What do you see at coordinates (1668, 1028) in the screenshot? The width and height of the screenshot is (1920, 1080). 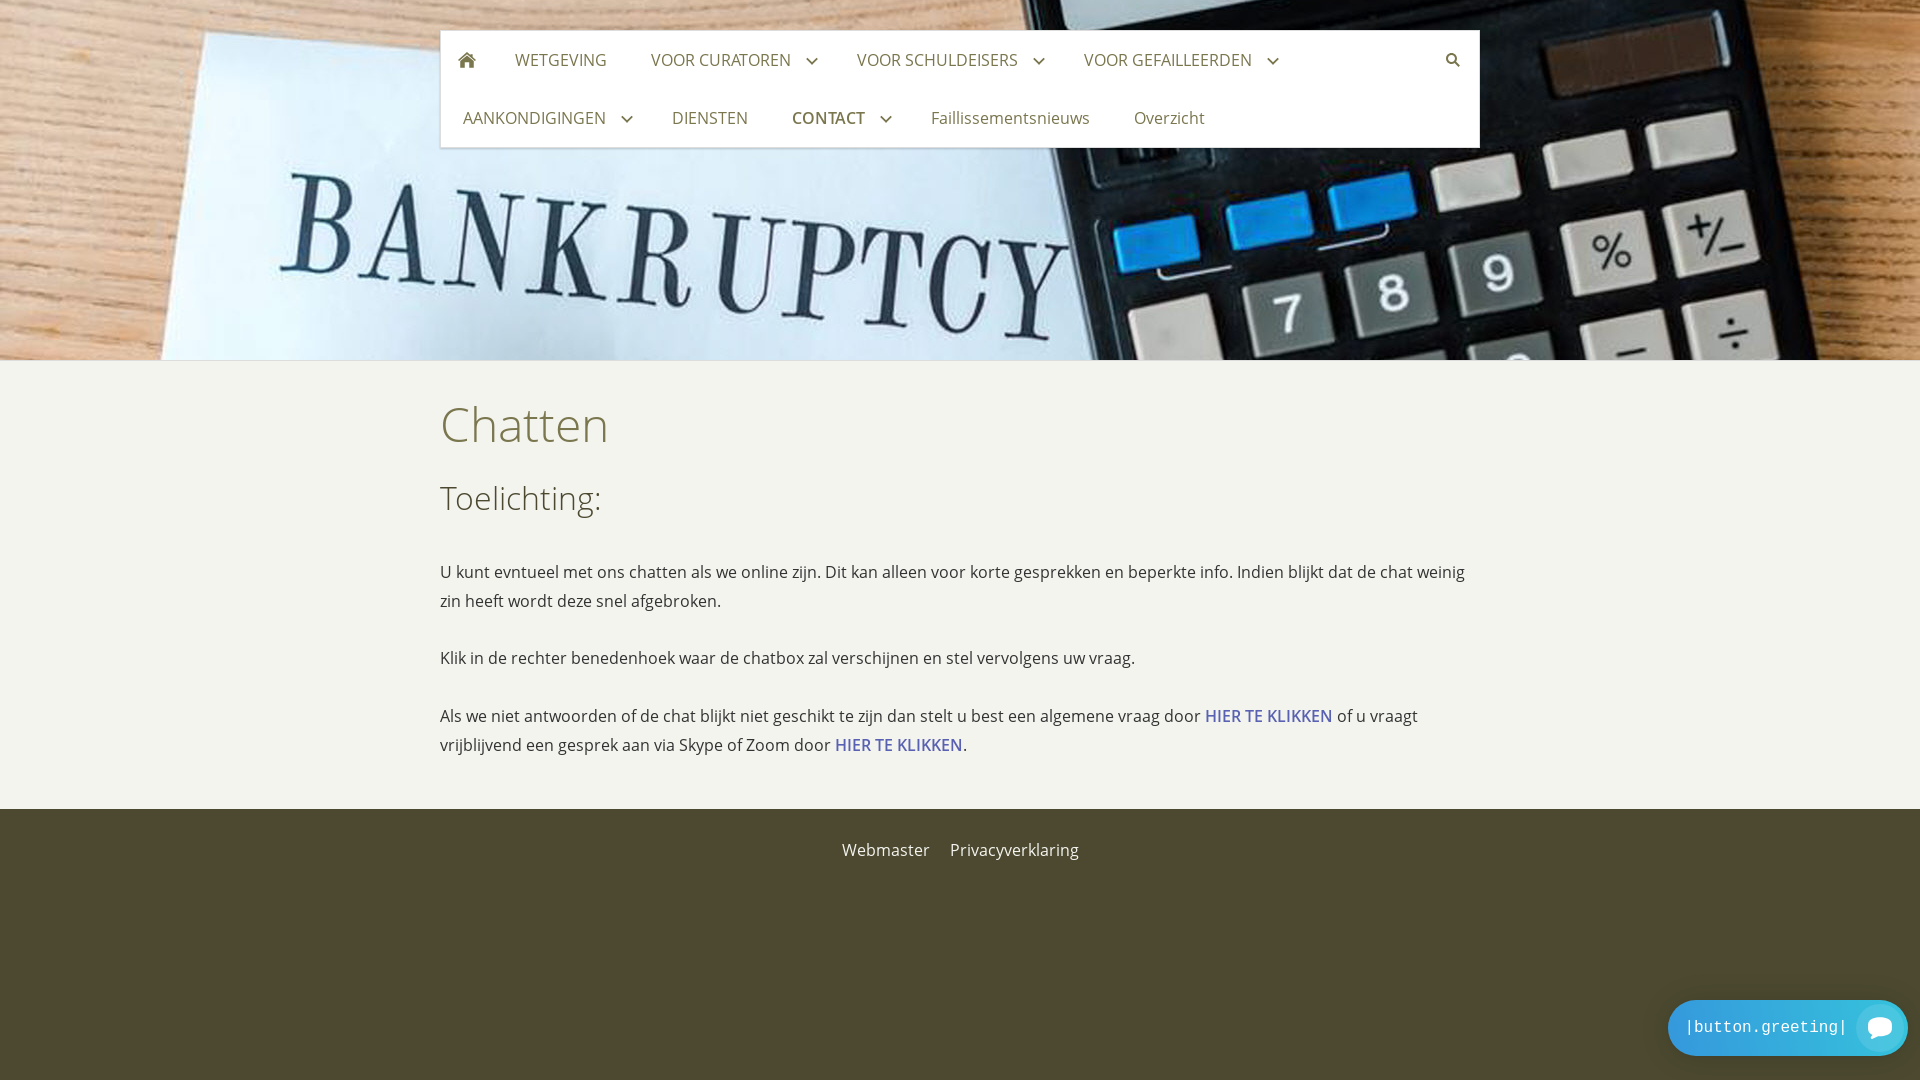 I see `'Smartsupp widget button'` at bounding box center [1668, 1028].